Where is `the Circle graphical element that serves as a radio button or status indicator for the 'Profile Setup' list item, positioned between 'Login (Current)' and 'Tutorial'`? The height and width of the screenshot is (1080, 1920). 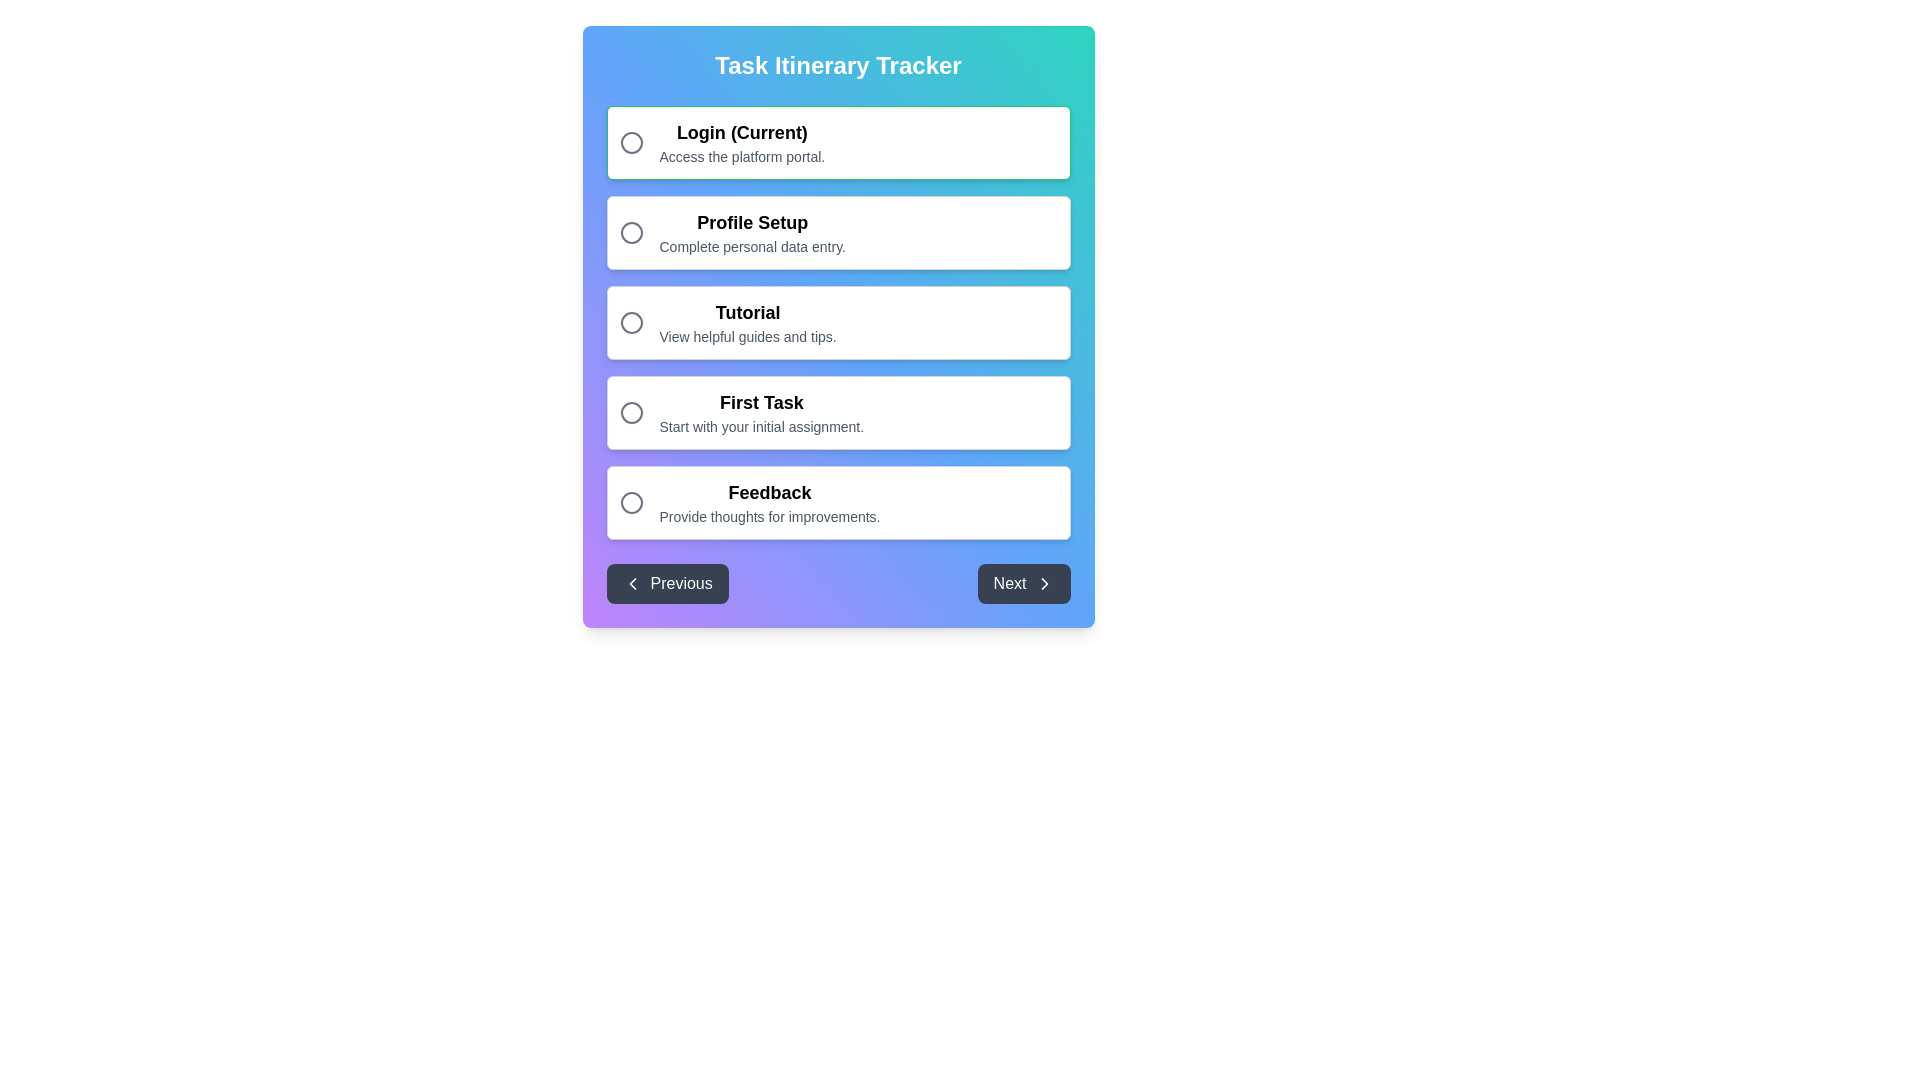 the Circle graphical element that serves as a radio button or status indicator for the 'Profile Setup' list item, positioned between 'Login (Current)' and 'Tutorial' is located at coordinates (630, 231).